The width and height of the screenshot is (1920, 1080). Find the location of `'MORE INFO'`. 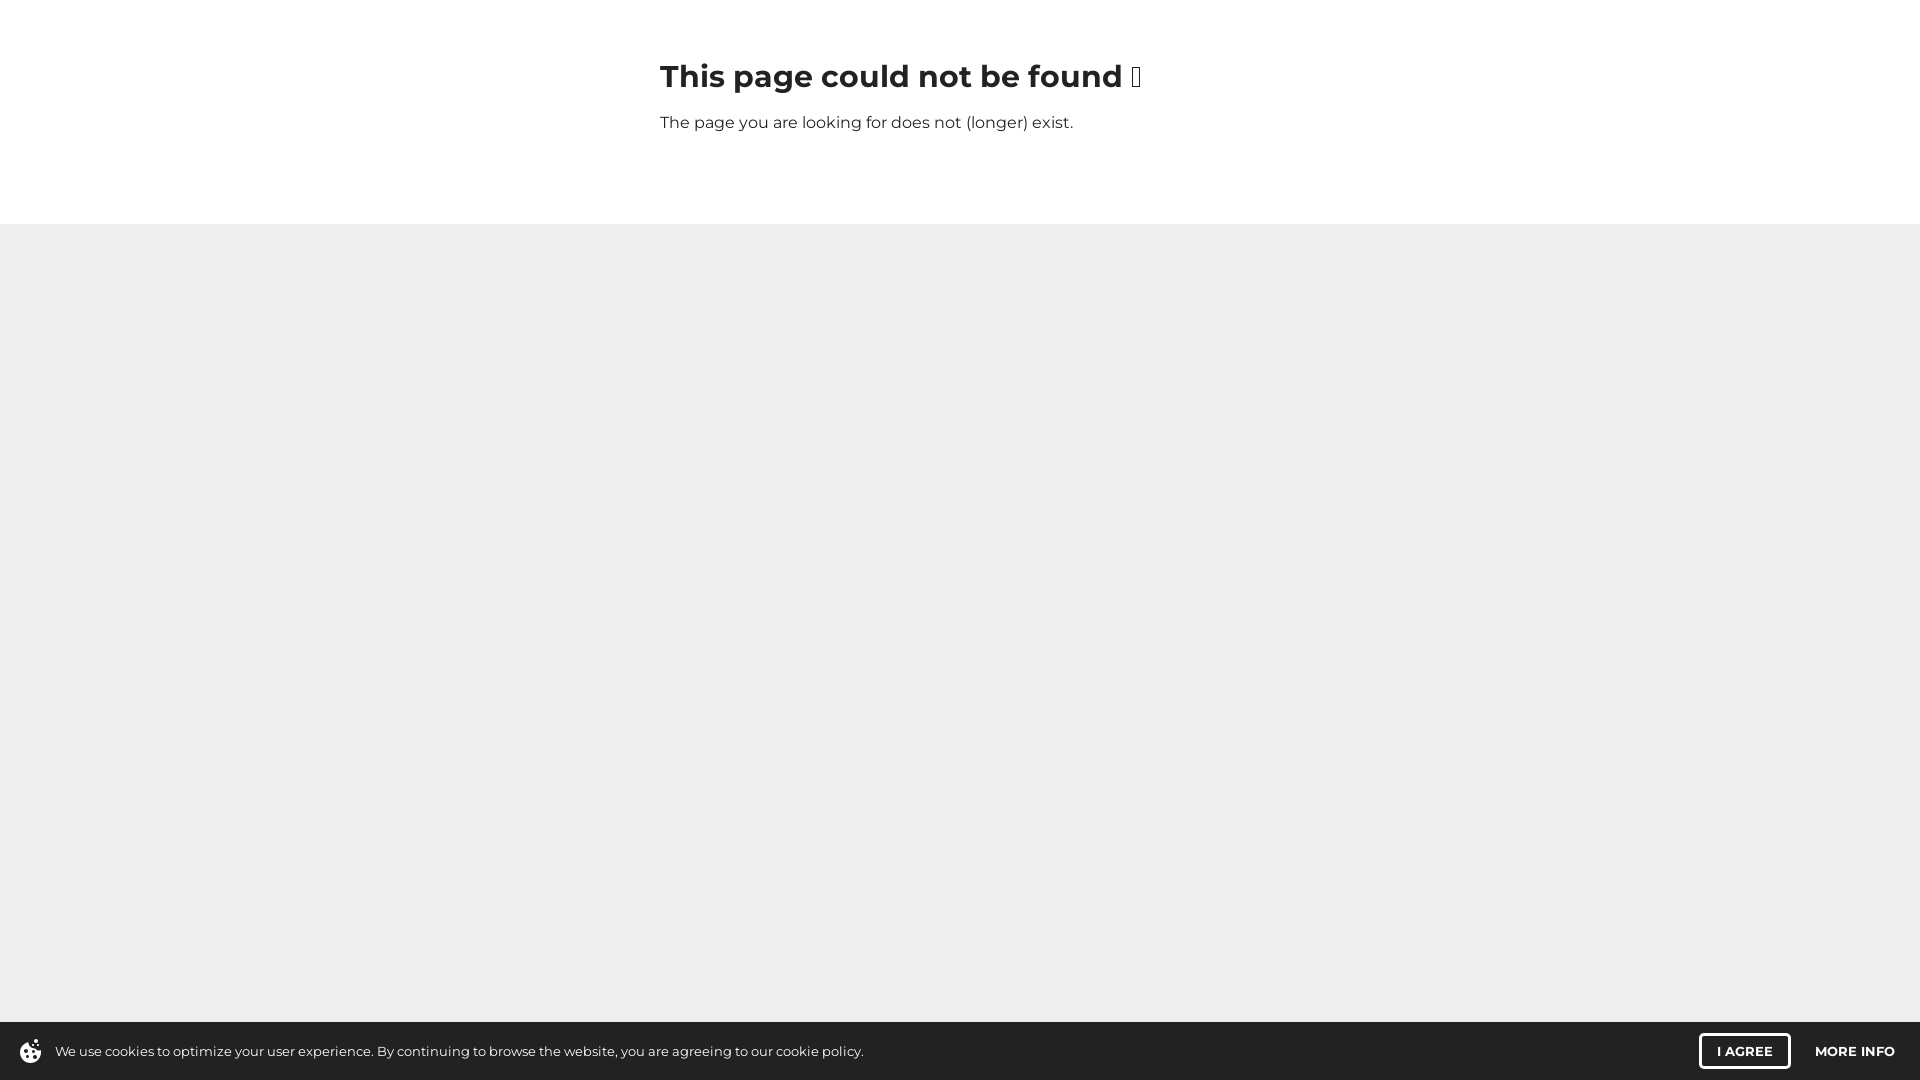

'MORE INFO' is located at coordinates (1853, 1049).